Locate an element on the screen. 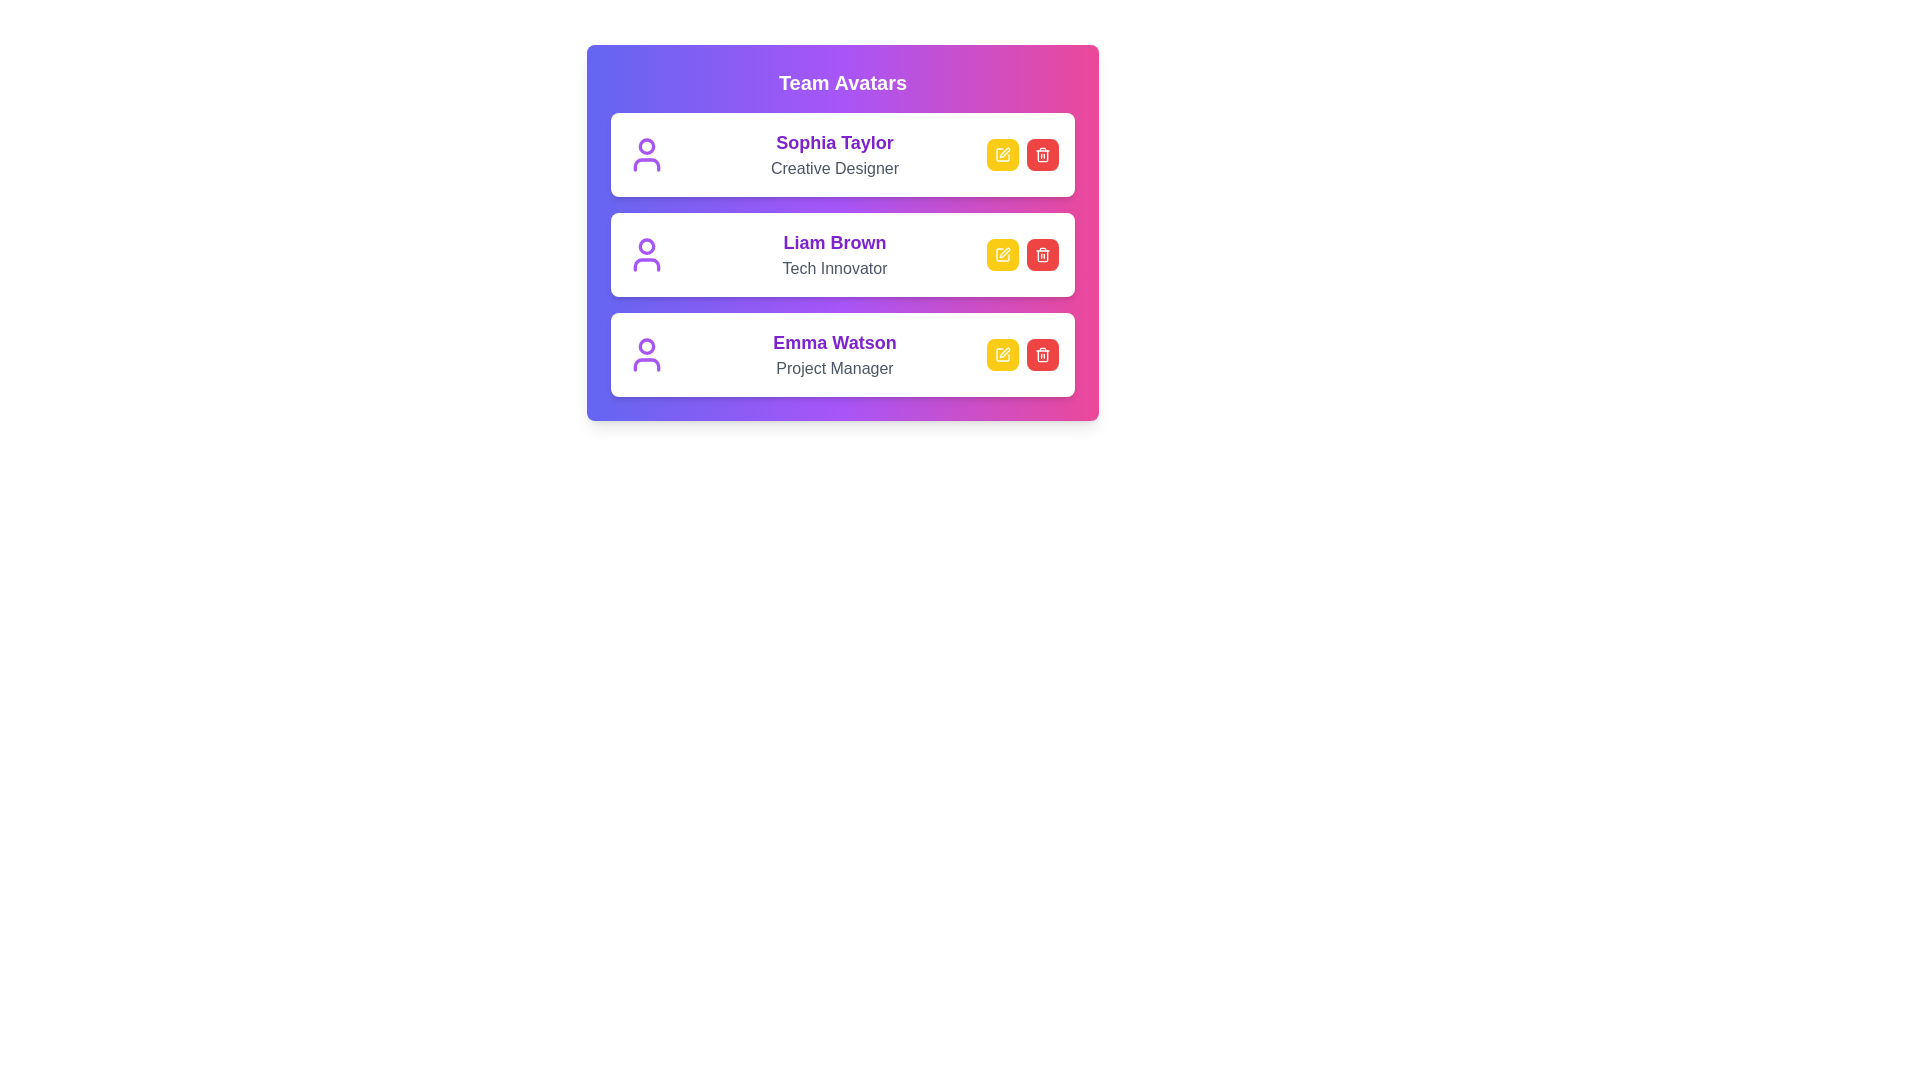  the Profile Tile representing 'Sophia Taylor', the first card in the list of user profile cards is located at coordinates (843, 153).